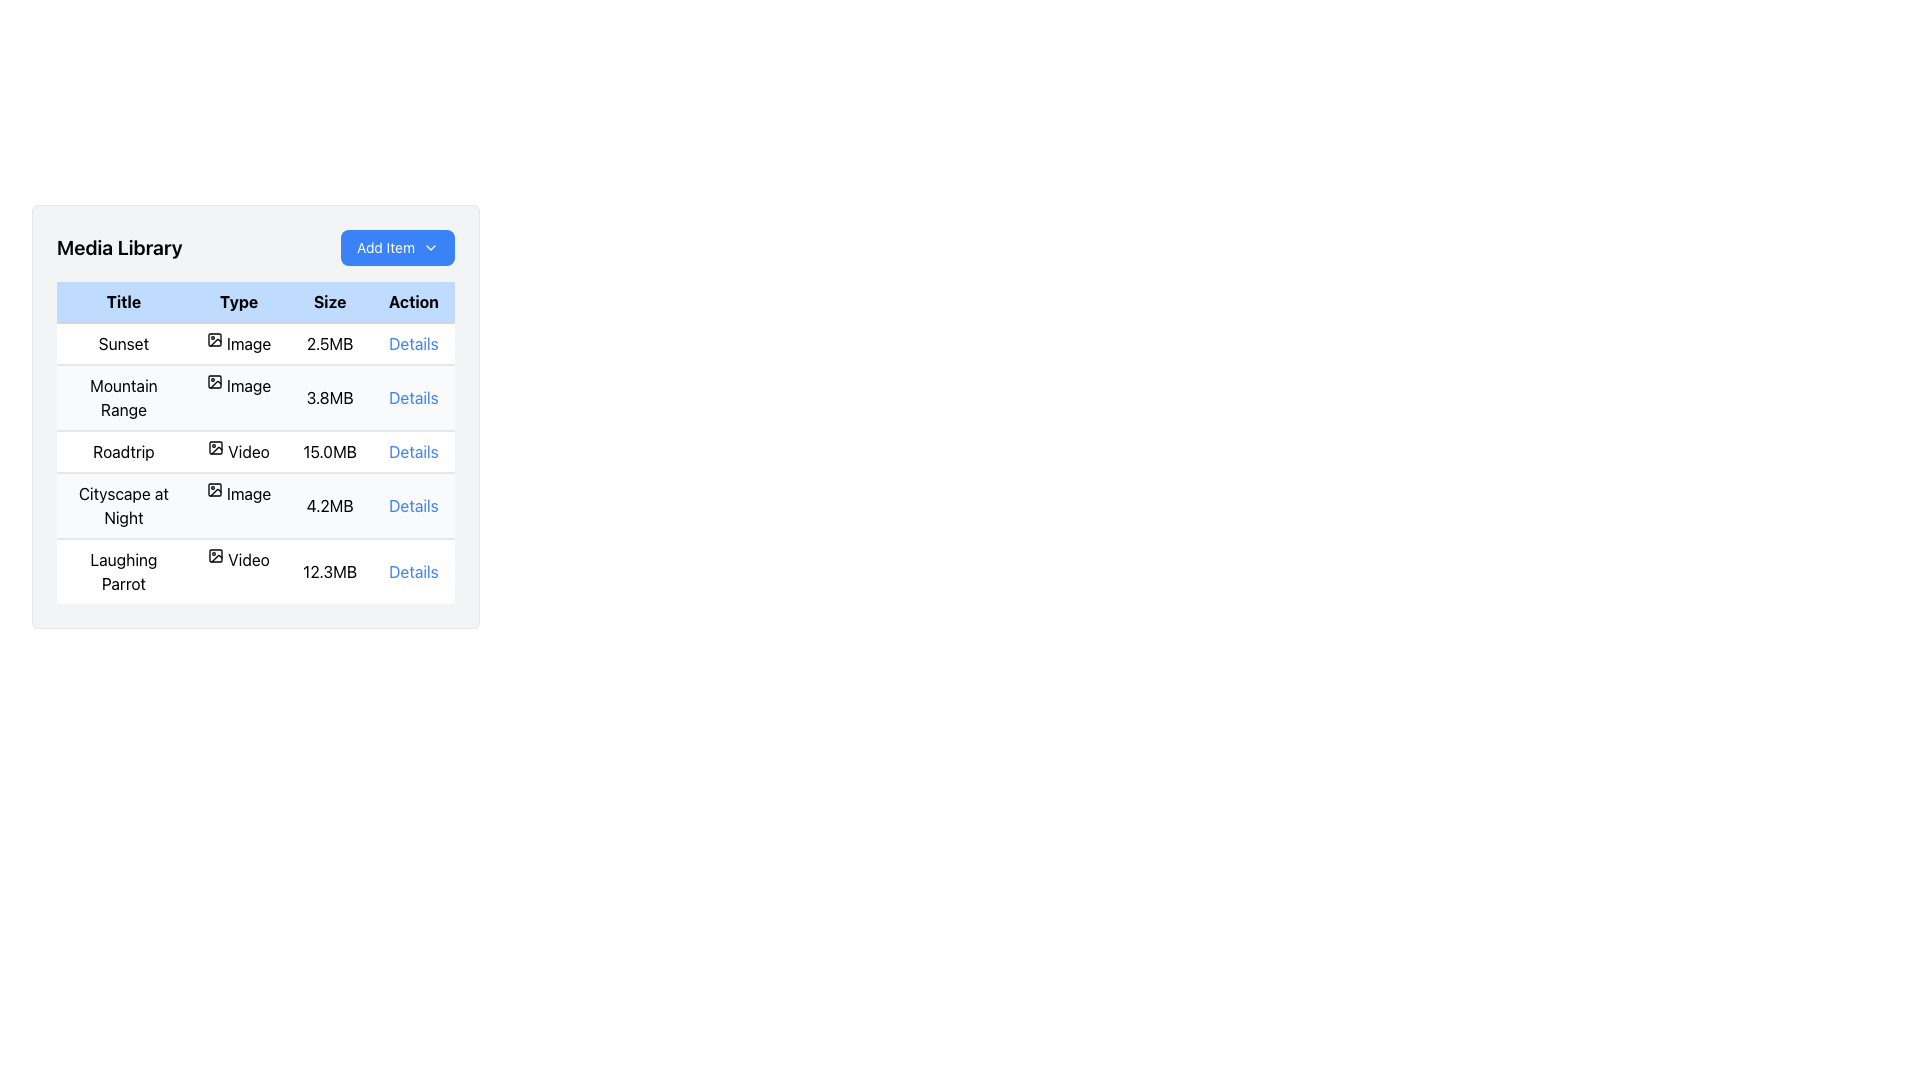 This screenshot has width=1920, height=1080. What do you see at coordinates (216, 555) in the screenshot?
I see `the media icon representing the video file type in the 'Laughing Parrot' row of the Media Library table` at bounding box center [216, 555].